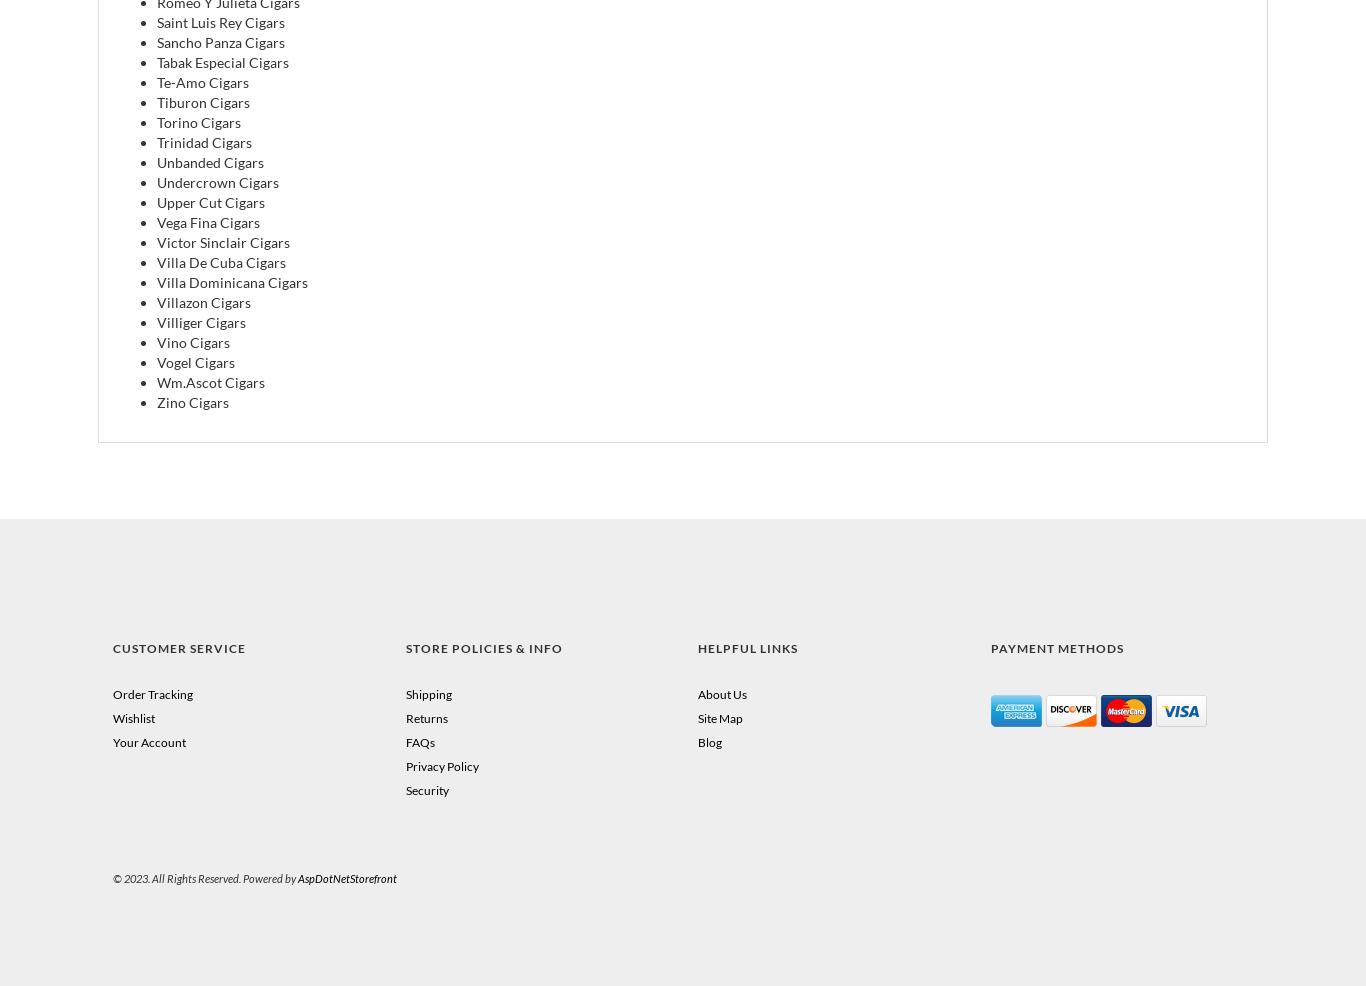 The image size is (1366, 986). I want to click on 'Helpful Links', so click(748, 647).